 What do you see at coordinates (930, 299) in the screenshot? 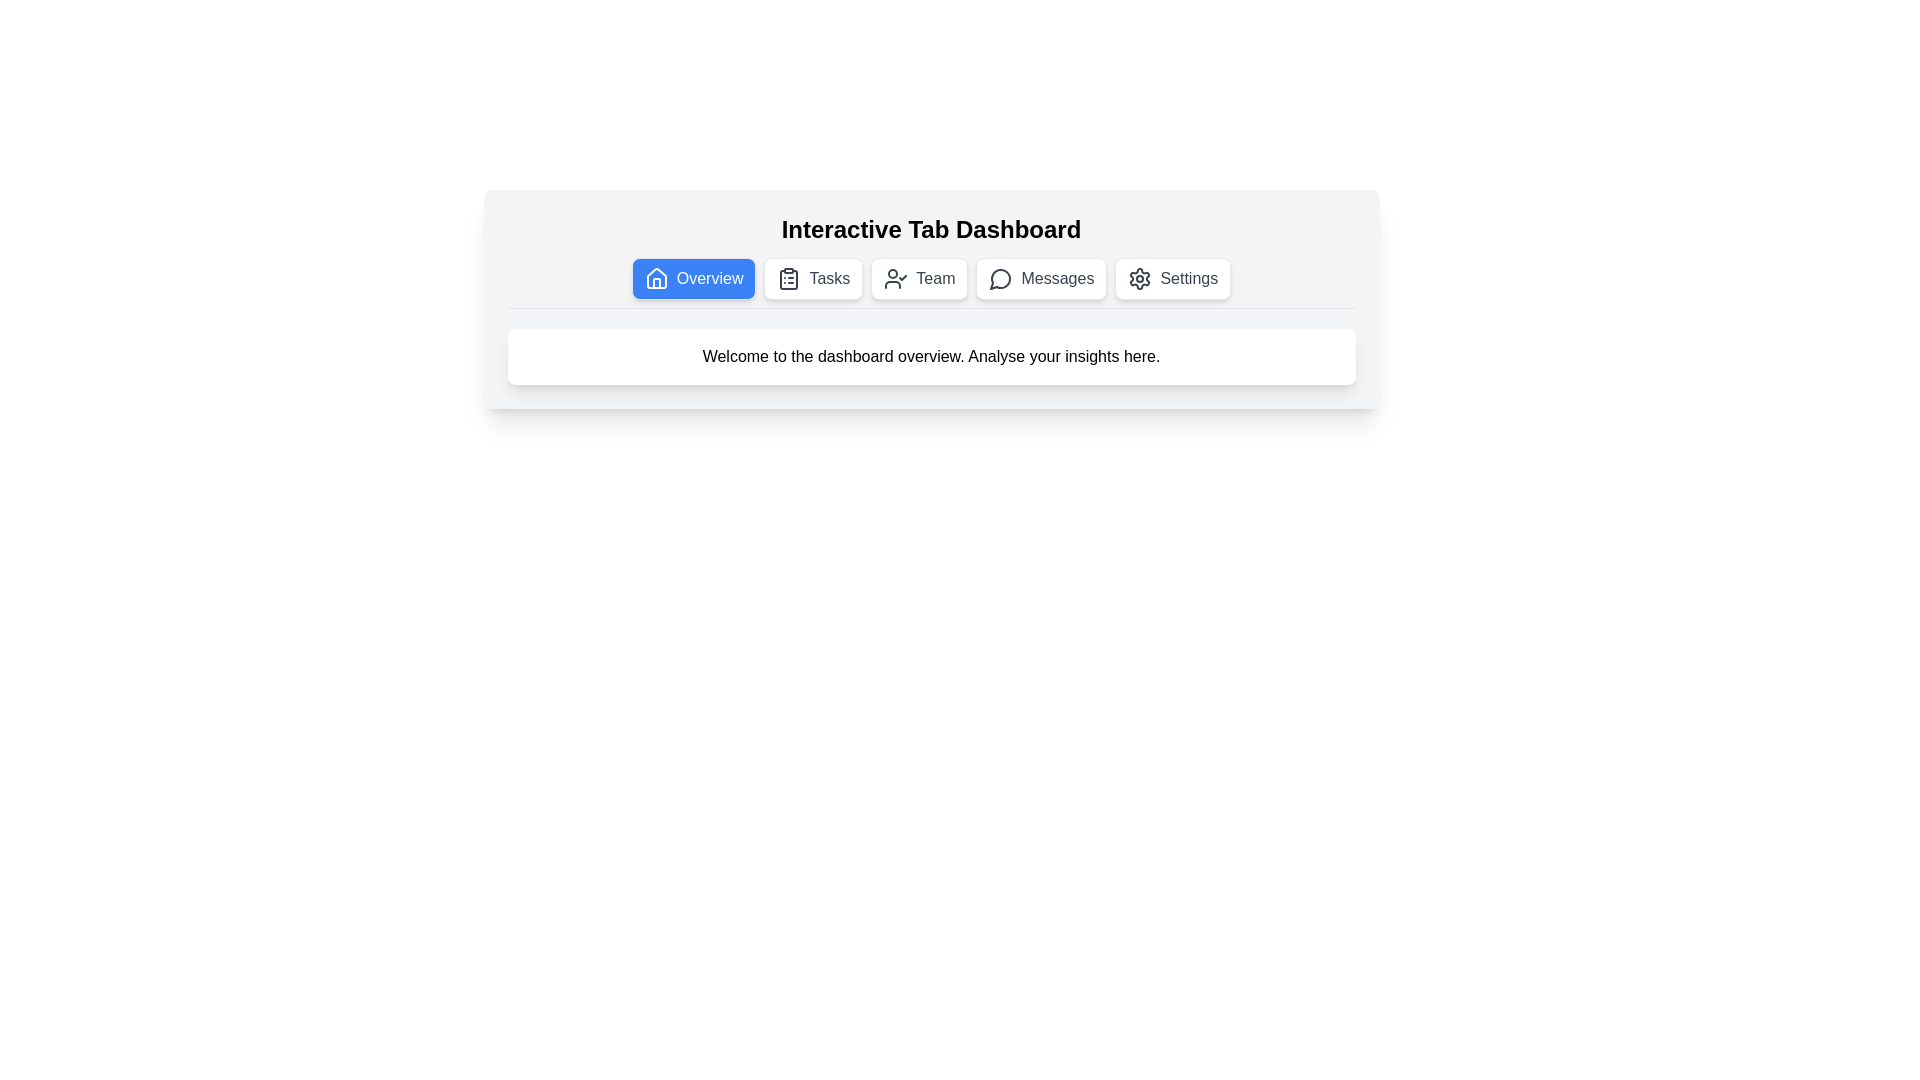
I see `the dashboard navigation tabs in the interactive tab dashboard` at bounding box center [930, 299].